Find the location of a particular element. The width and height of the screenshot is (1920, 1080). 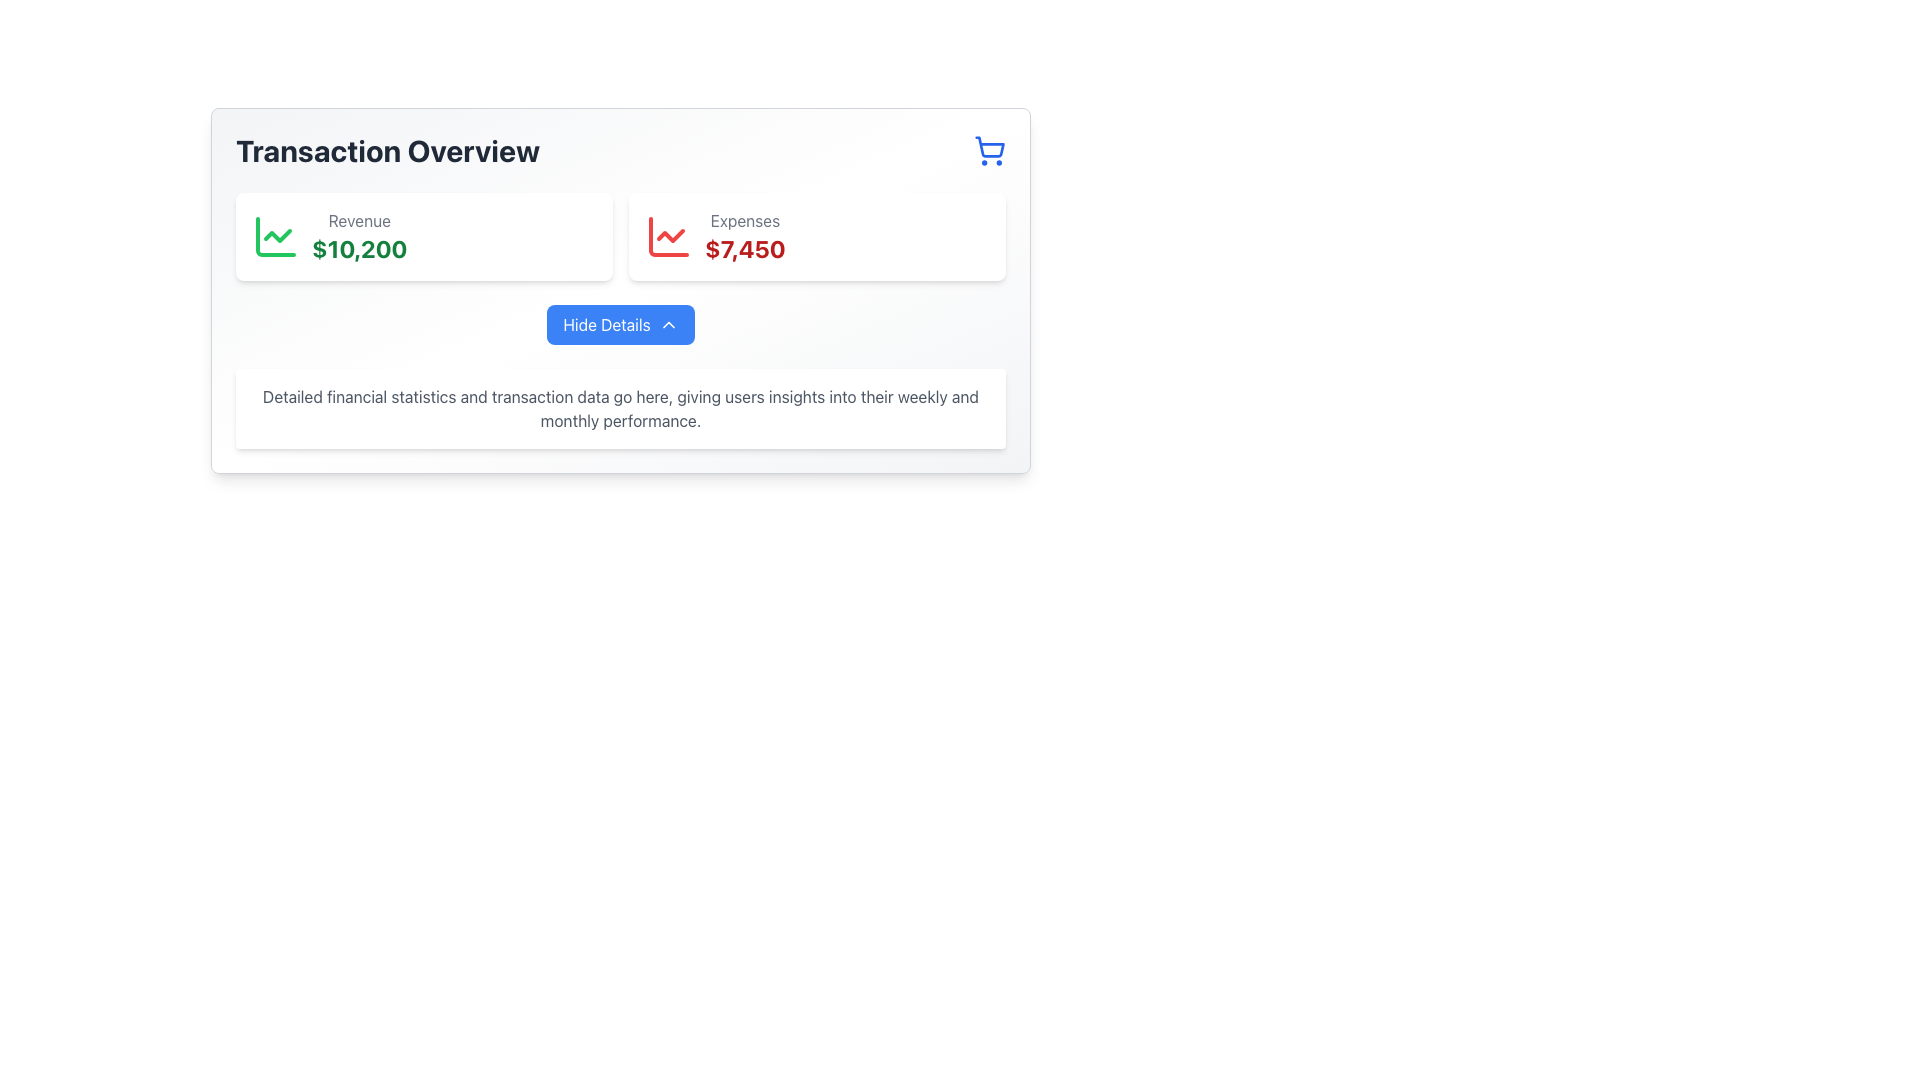

the static text display that shows the revenue value '$10,200', which is positioned in the upper-left corner of the financial overview display, next to a green line-chart icon is located at coordinates (359, 235).